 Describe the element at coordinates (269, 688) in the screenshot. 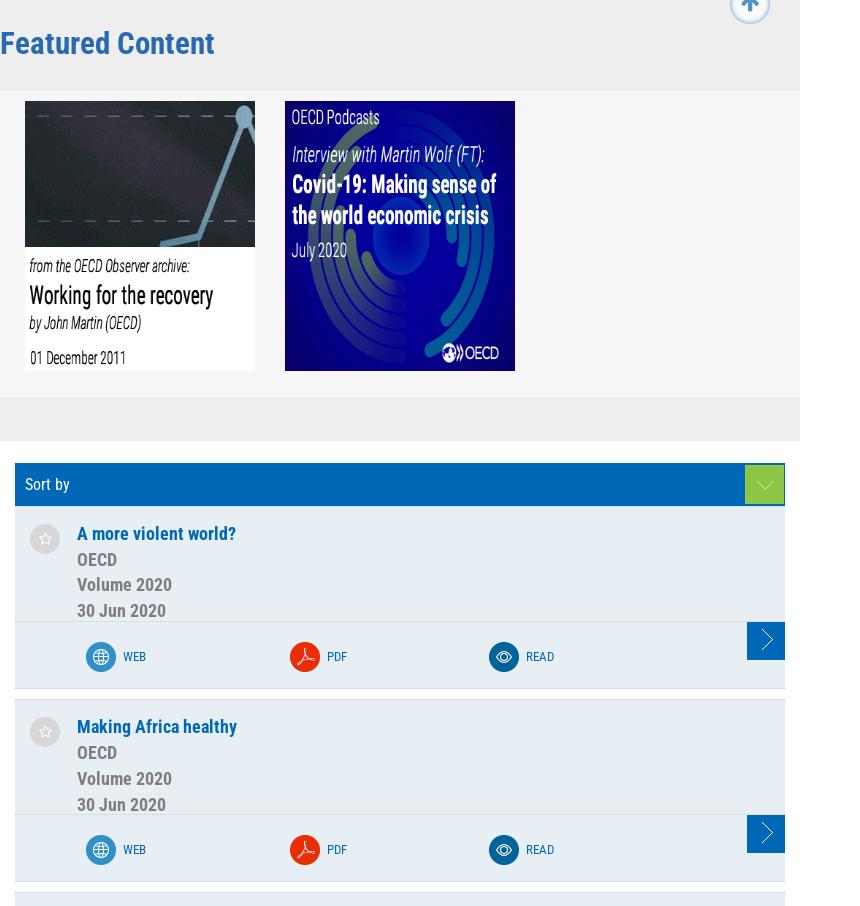

I see `'Volume 1994'` at that location.